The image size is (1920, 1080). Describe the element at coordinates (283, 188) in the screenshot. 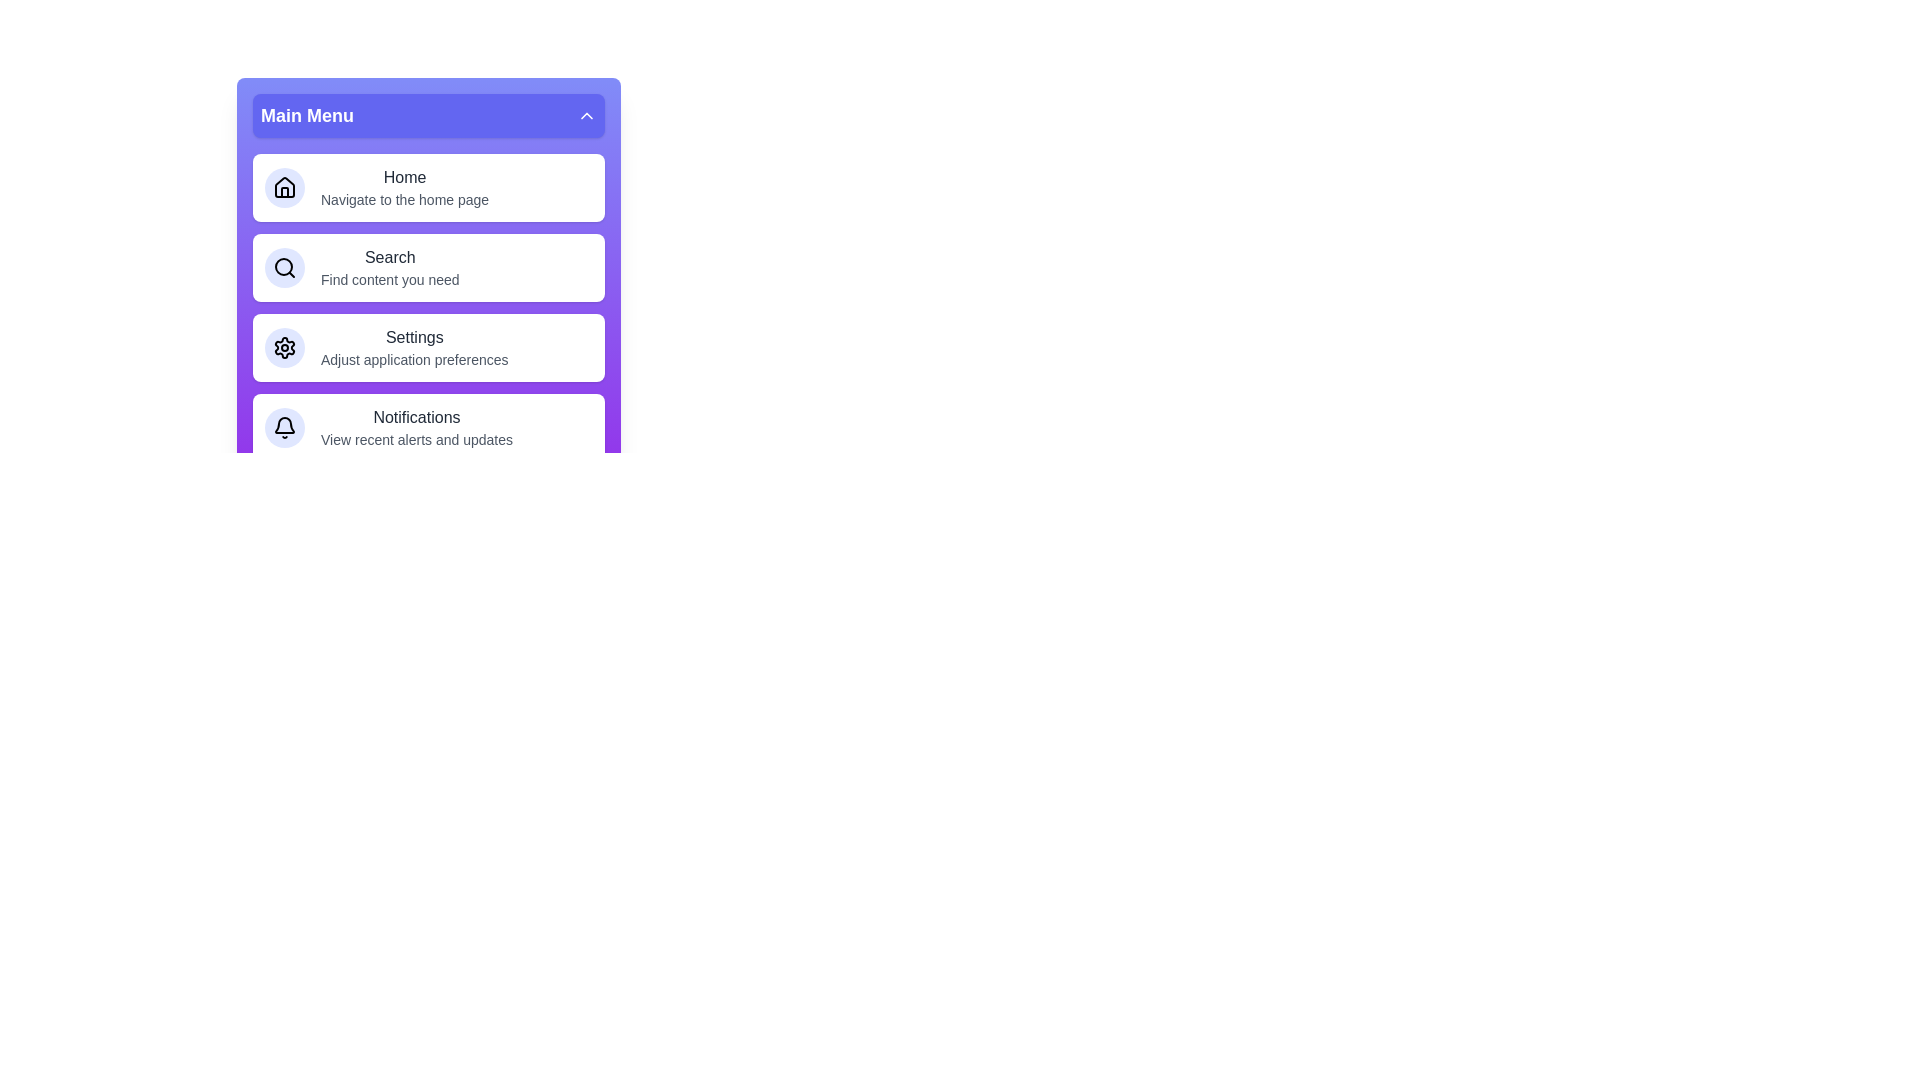

I see `the icon associated with the menu item Home` at that location.